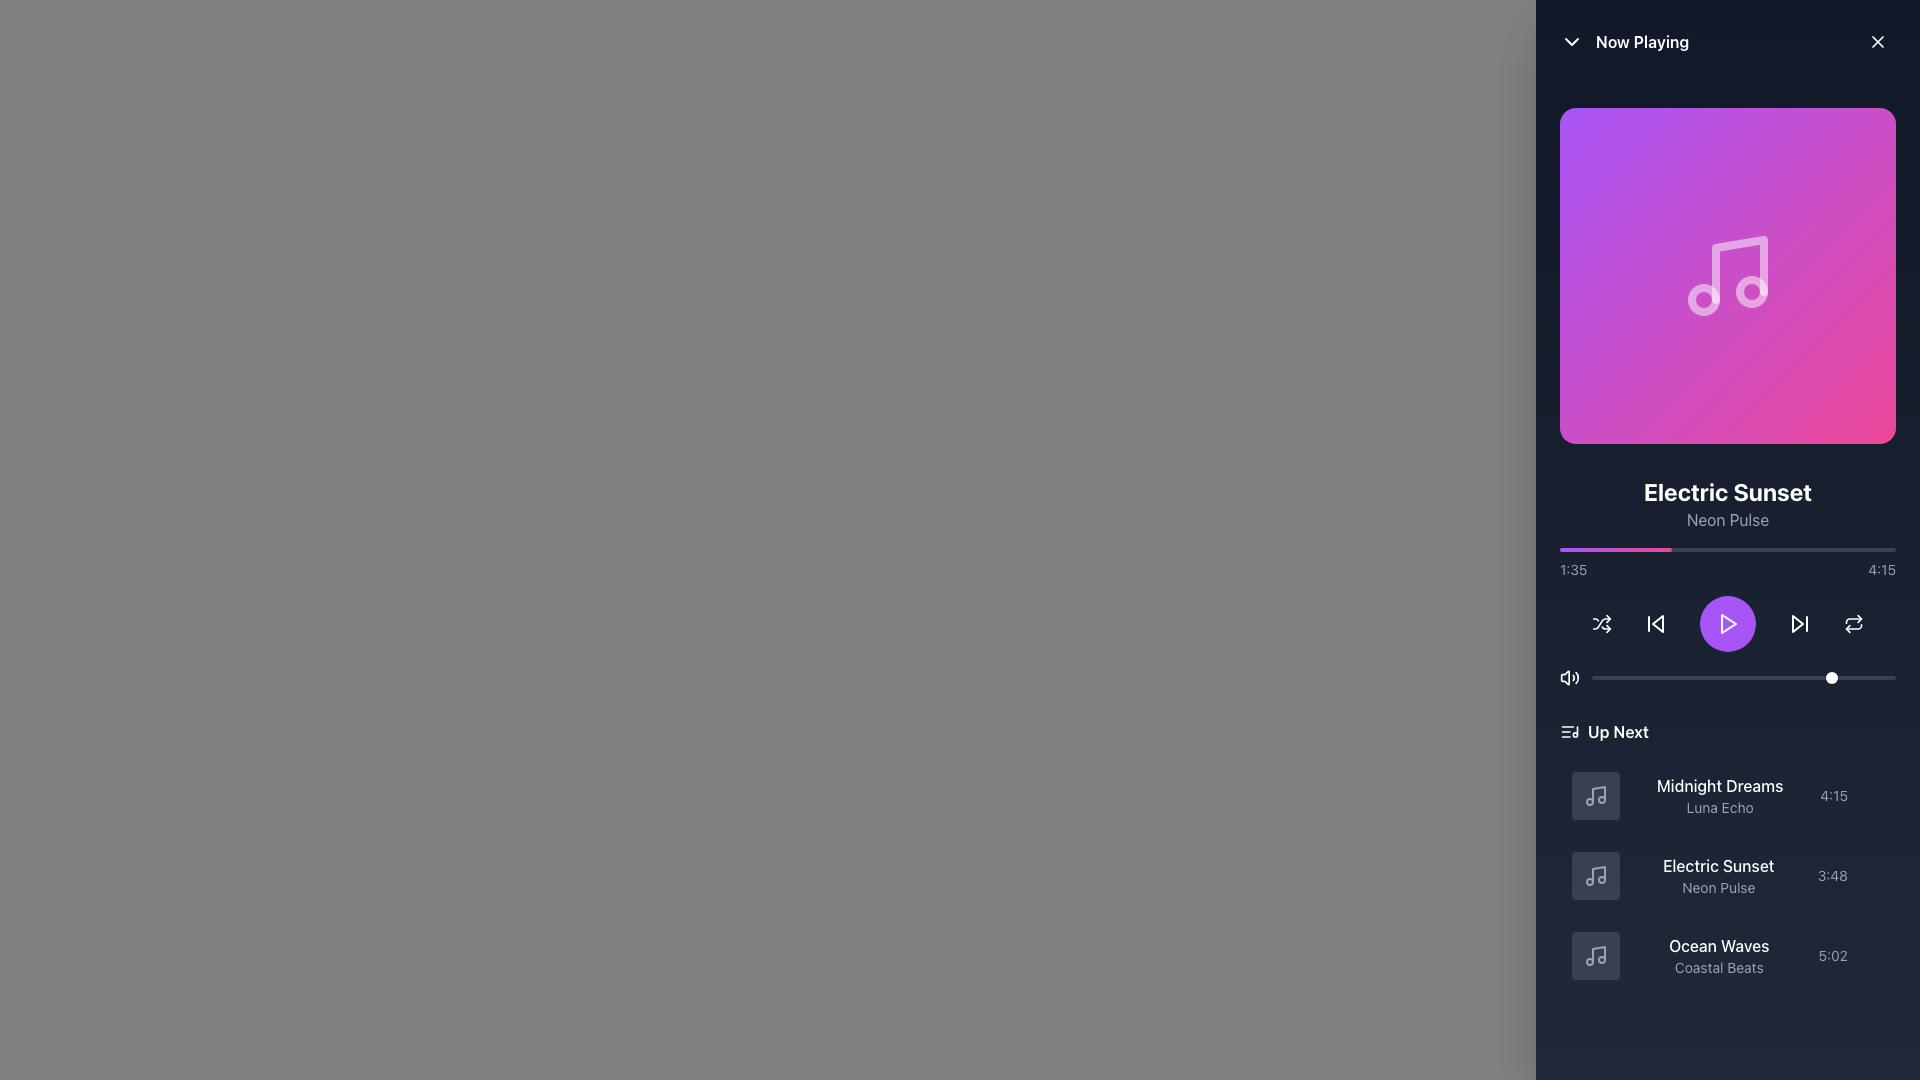  Describe the element at coordinates (1727, 519) in the screenshot. I see `the text label 'Neon Pulse' which is styled in muted gray and located directly below 'Electric Sunset' in the music player view` at that location.